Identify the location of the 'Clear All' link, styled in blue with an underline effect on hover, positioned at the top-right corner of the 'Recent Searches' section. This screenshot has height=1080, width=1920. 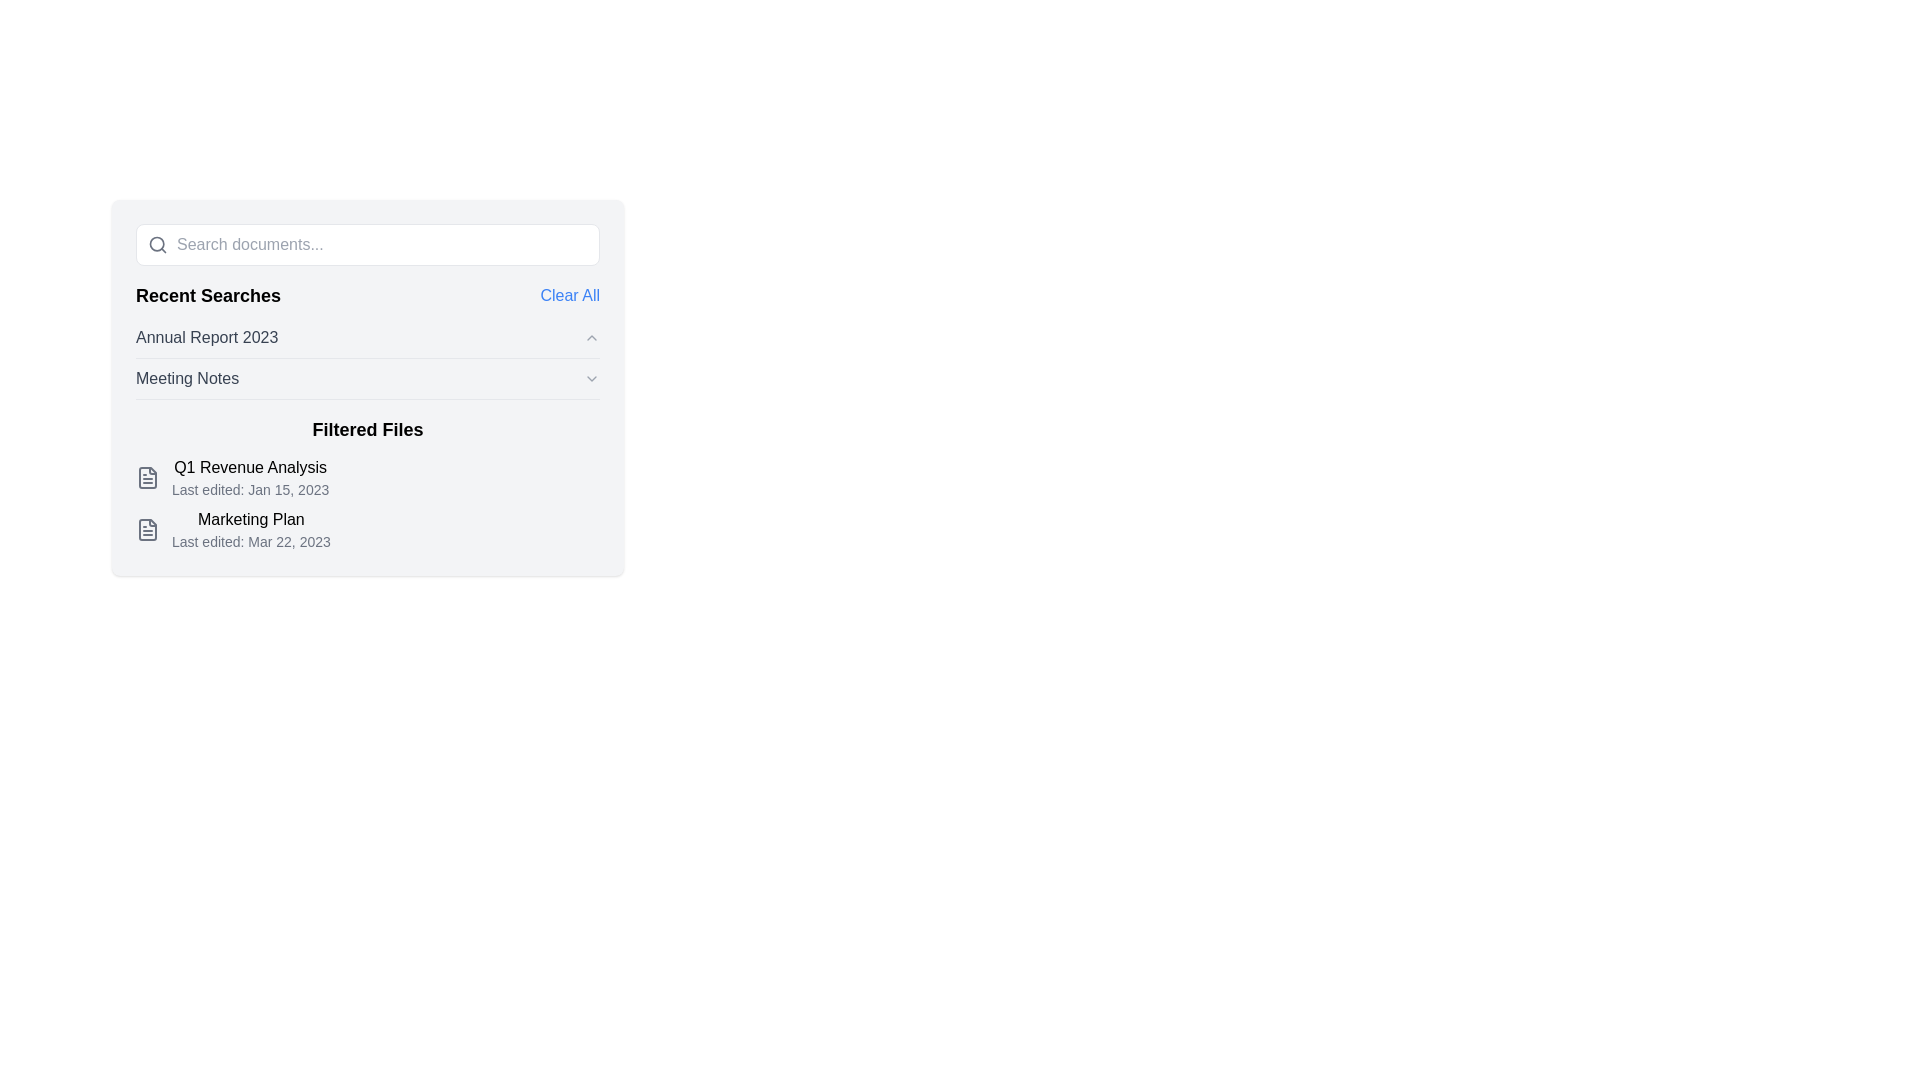
(569, 296).